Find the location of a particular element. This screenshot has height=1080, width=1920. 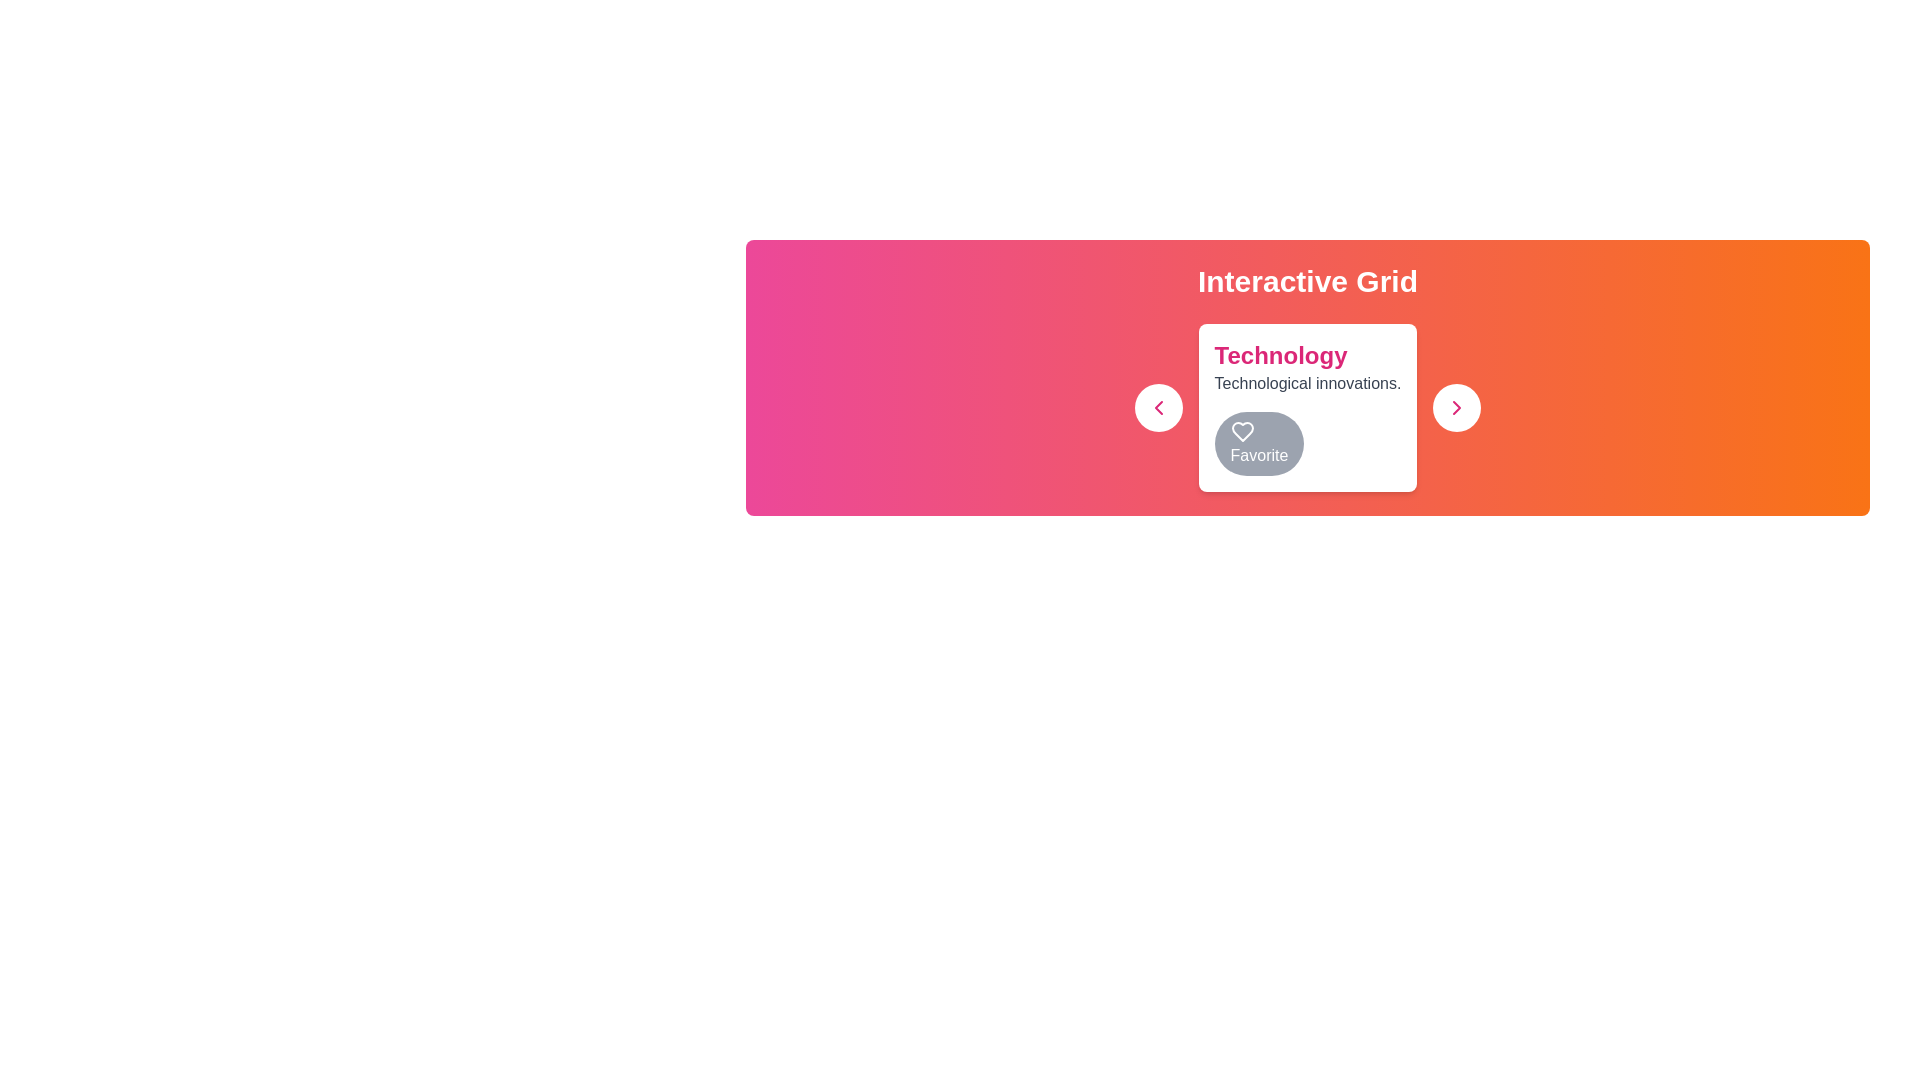

the circular button with a pink chevron icon pointing left is located at coordinates (1158, 407).